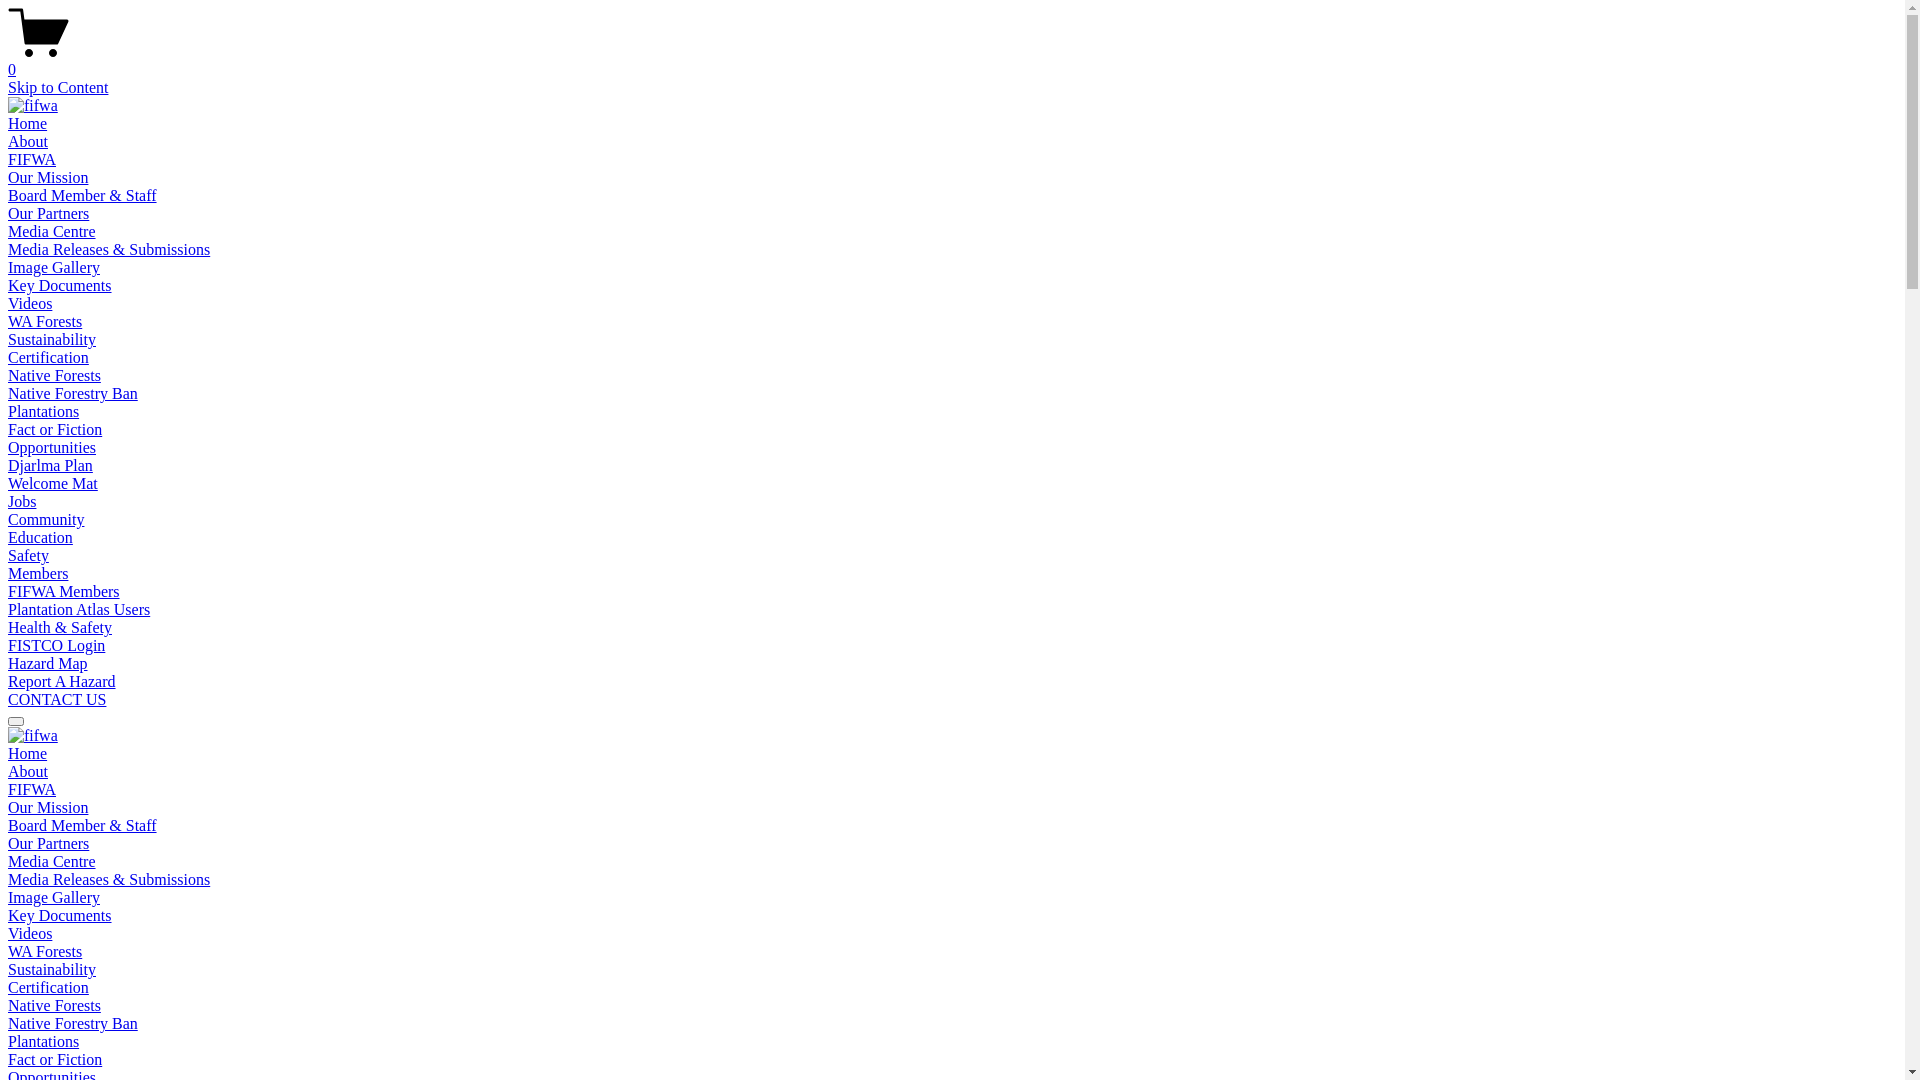 The width and height of the screenshot is (1920, 1080). What do you see at coordinates (78, 608) in the screenshot?
I see `'Plantation Atlas Users'` at bounding box center [78, 608].